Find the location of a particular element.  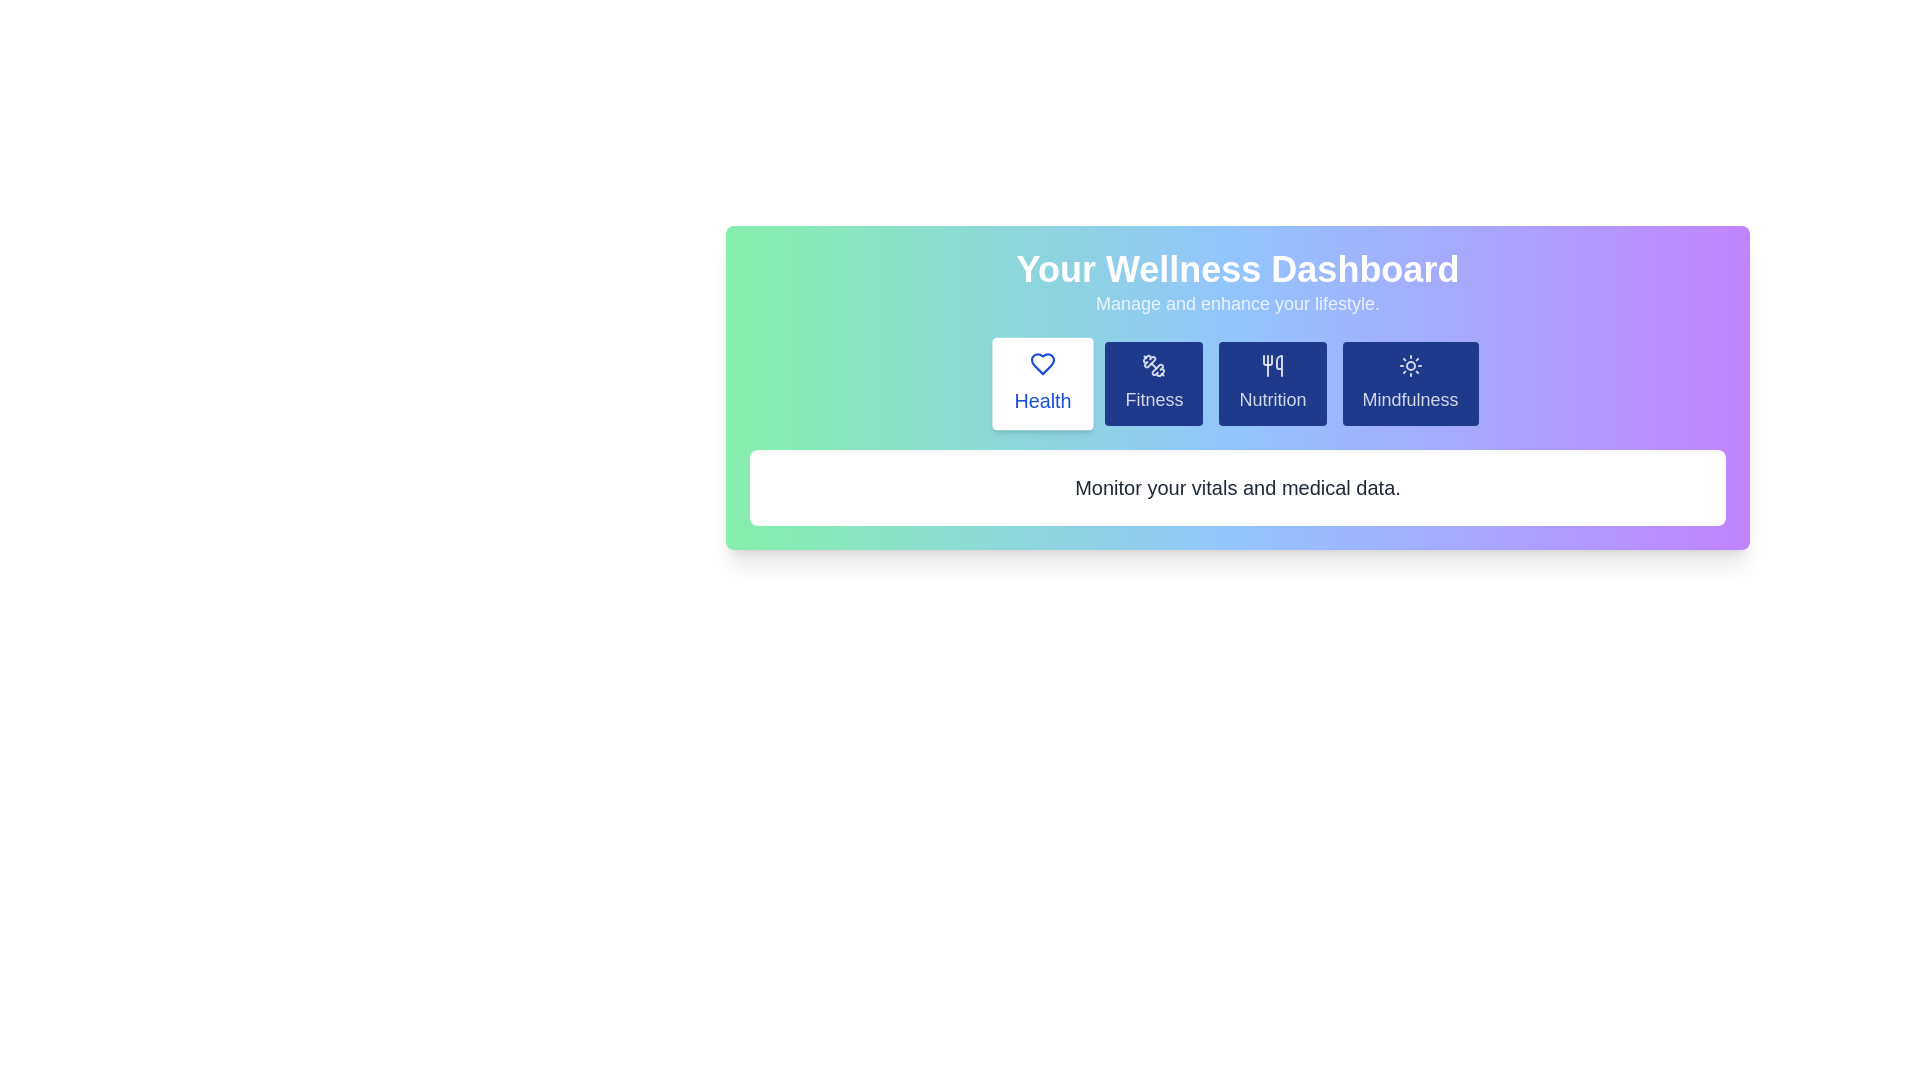

the tab labeled Nutrition to preview its hover state is located at coordinates (1271, 384).